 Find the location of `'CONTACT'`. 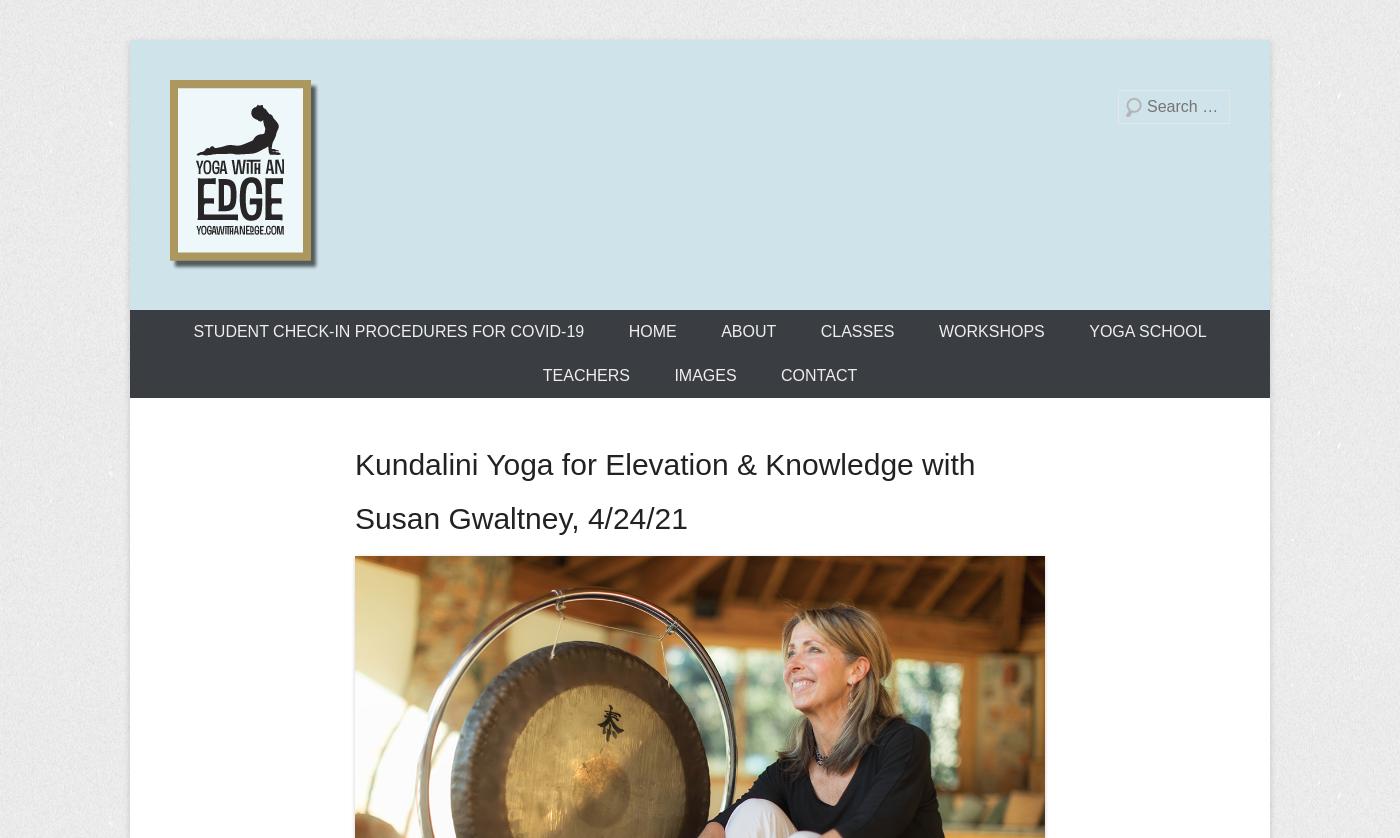

'CONTACT' is located at coordinates (819, 374).